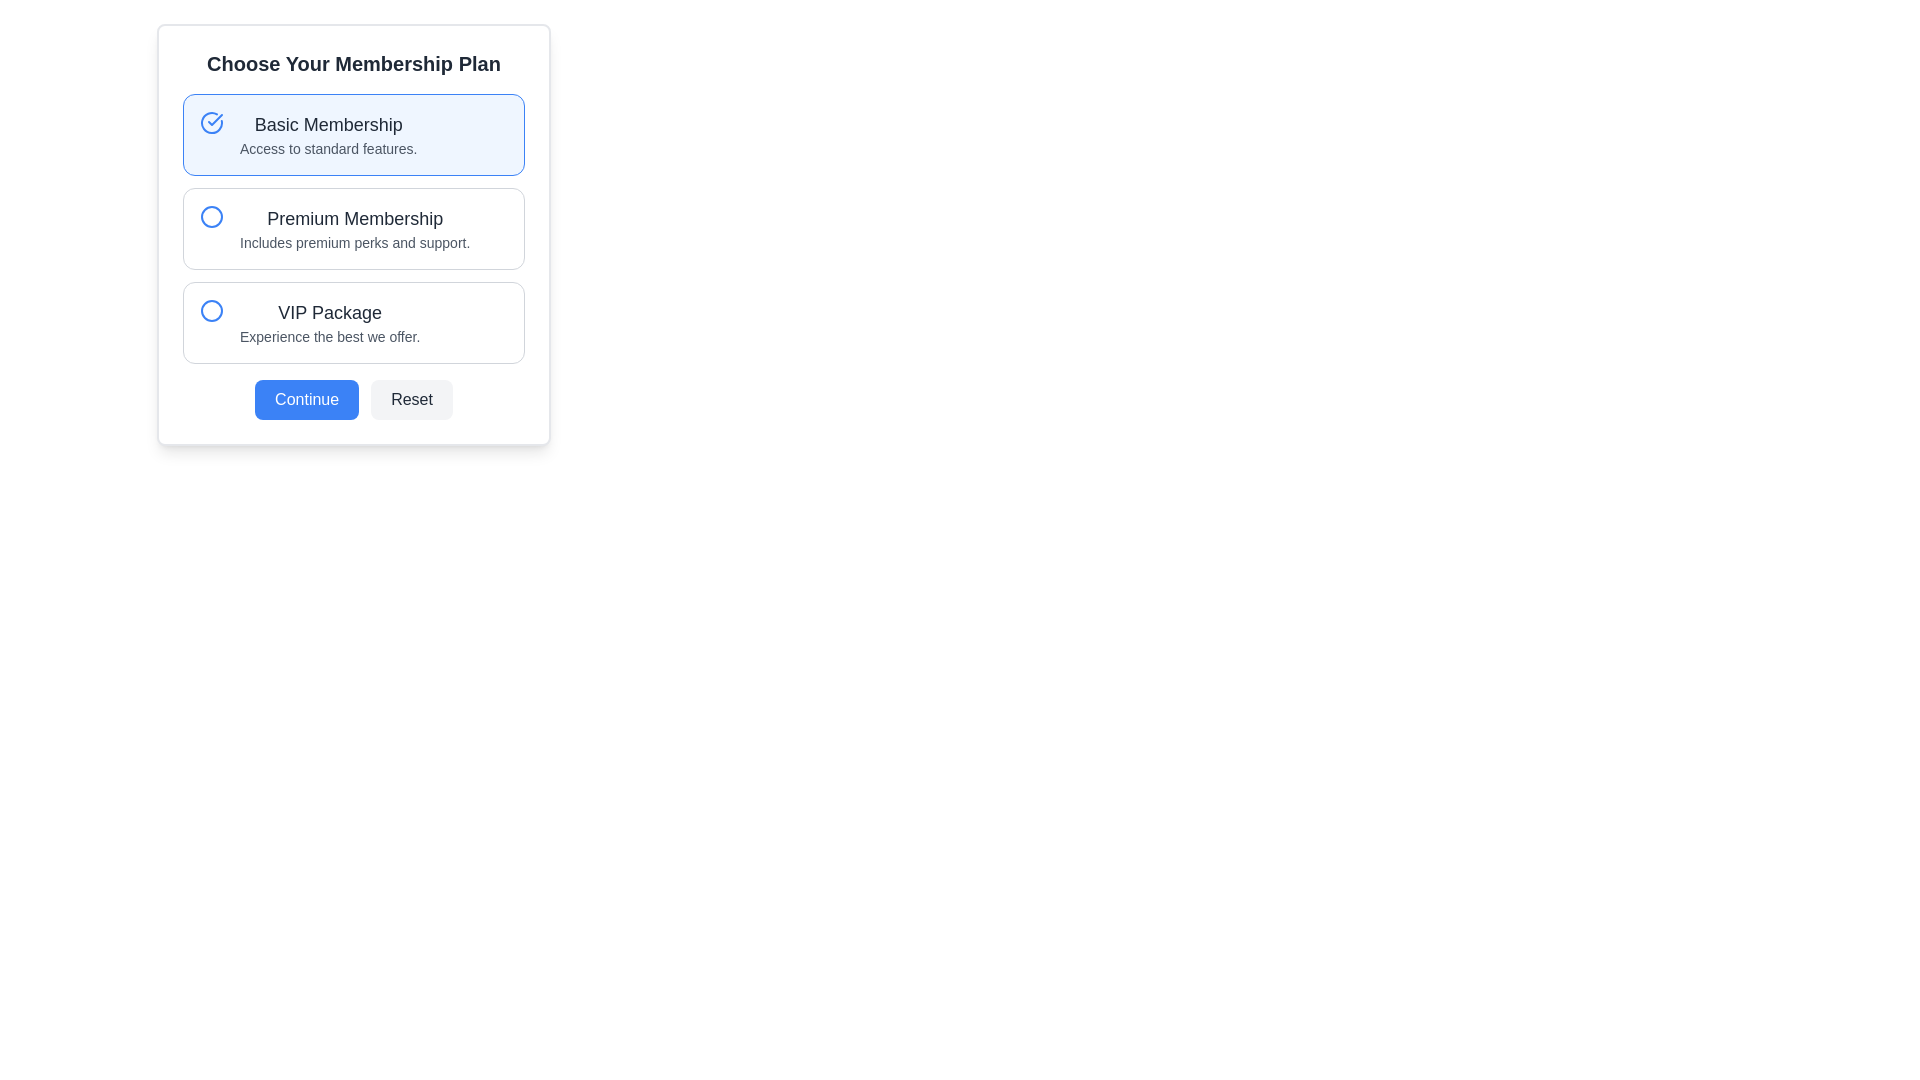 Image resolution: width=1920 pixels, height=1080 pixels. I want to click on the Checkmark Icon located in the upper-left corner of the 'Basic Membership' card, which indicates selection when this membership option is chosen, so click(215, 119).